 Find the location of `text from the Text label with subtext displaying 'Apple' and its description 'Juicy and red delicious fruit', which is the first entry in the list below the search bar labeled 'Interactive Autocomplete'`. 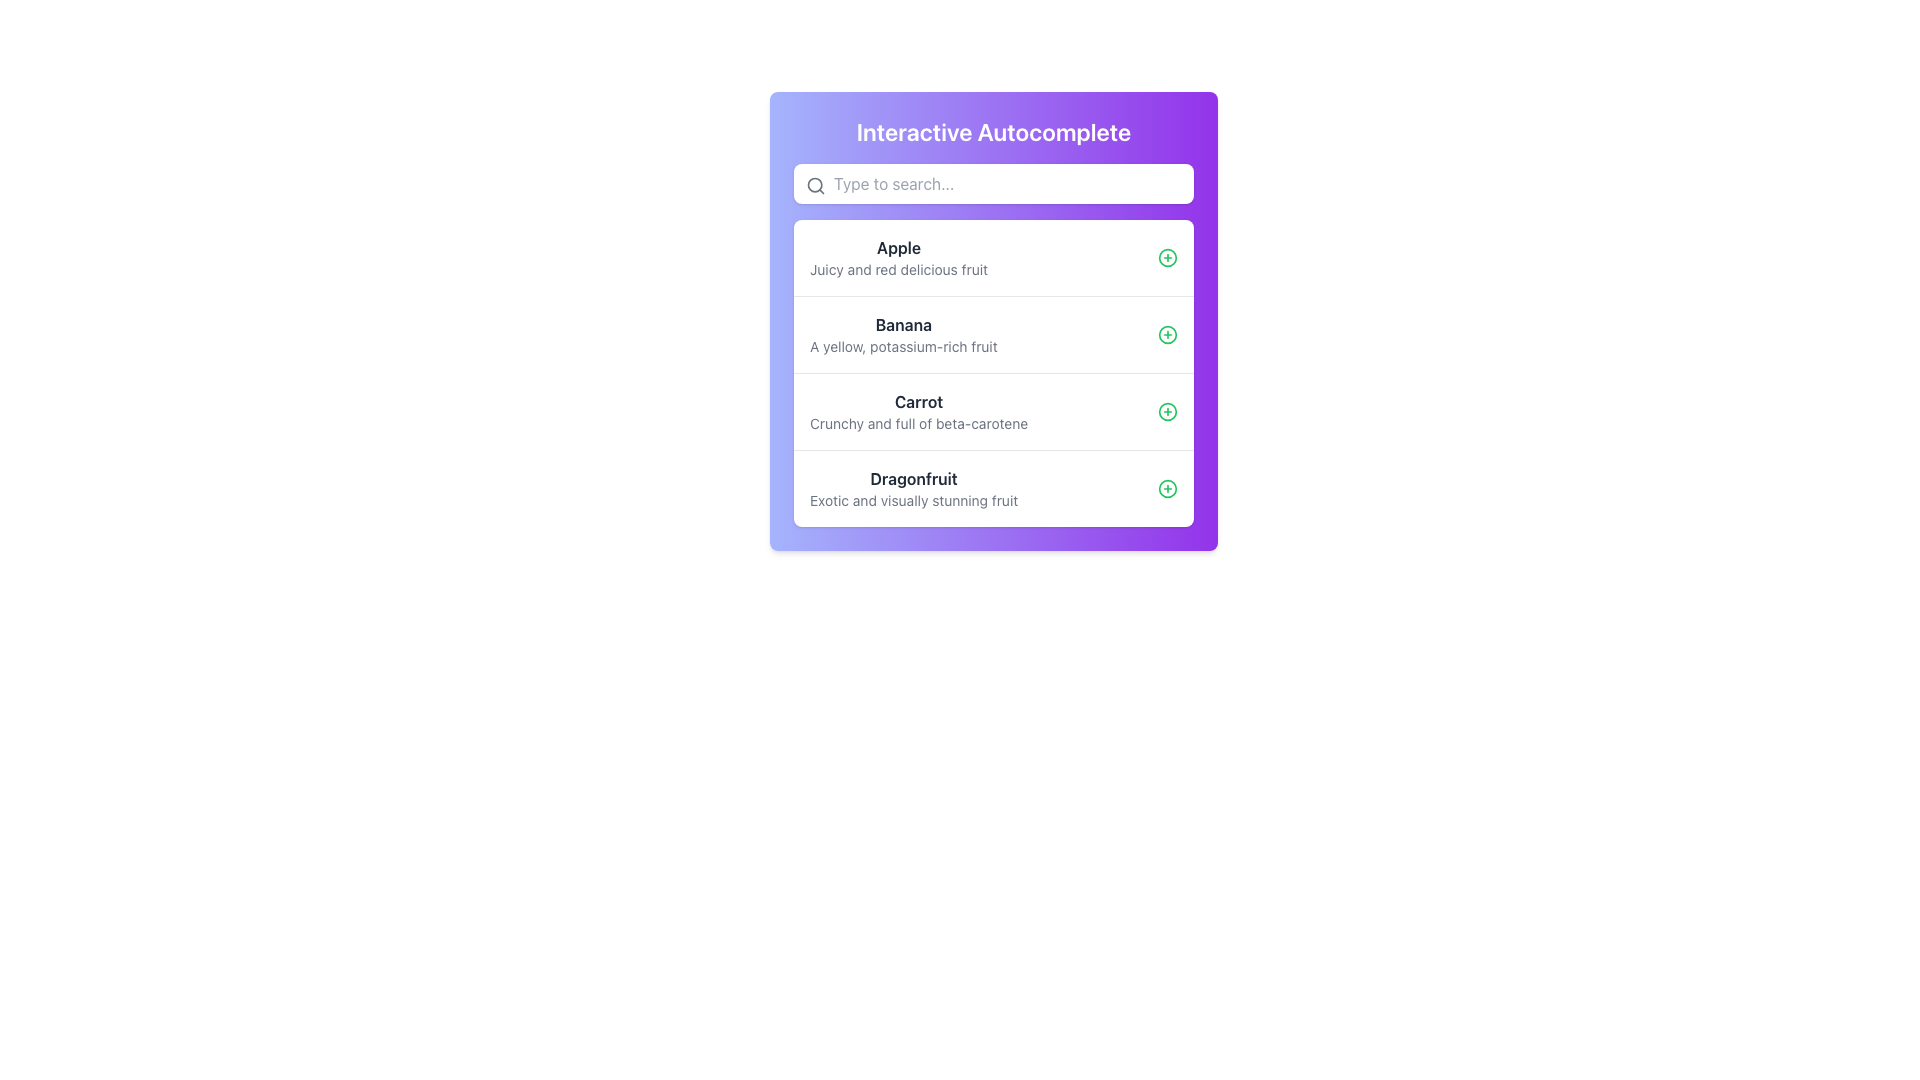

text from the Text label with subtext displaying 'Apple' and its description 'Juicy and red delicious fruit', which is the first entry in the list below the search bar labeled 'Interactive Autocomplete' is located at coordinates (897, 257).